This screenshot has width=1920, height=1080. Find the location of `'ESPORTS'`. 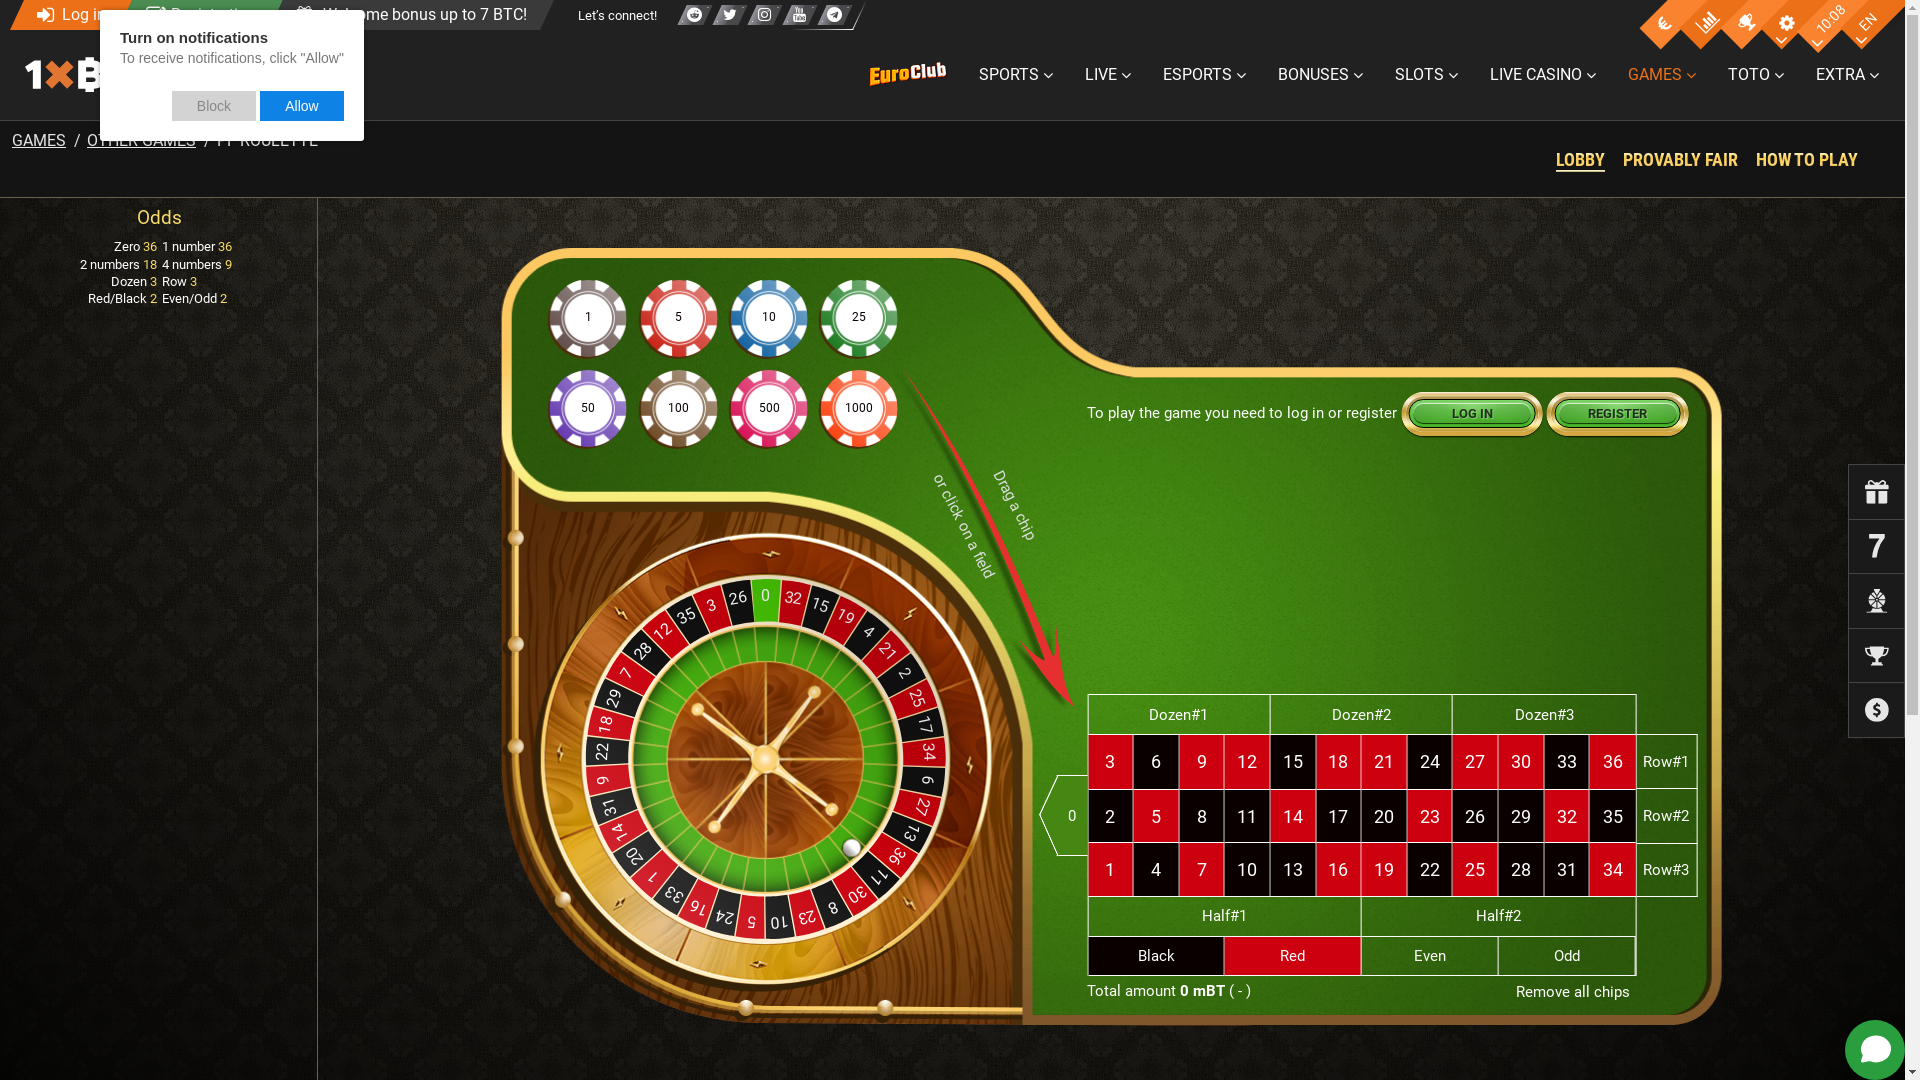

'ESPORTS' is located at coordinates (1203, 73).